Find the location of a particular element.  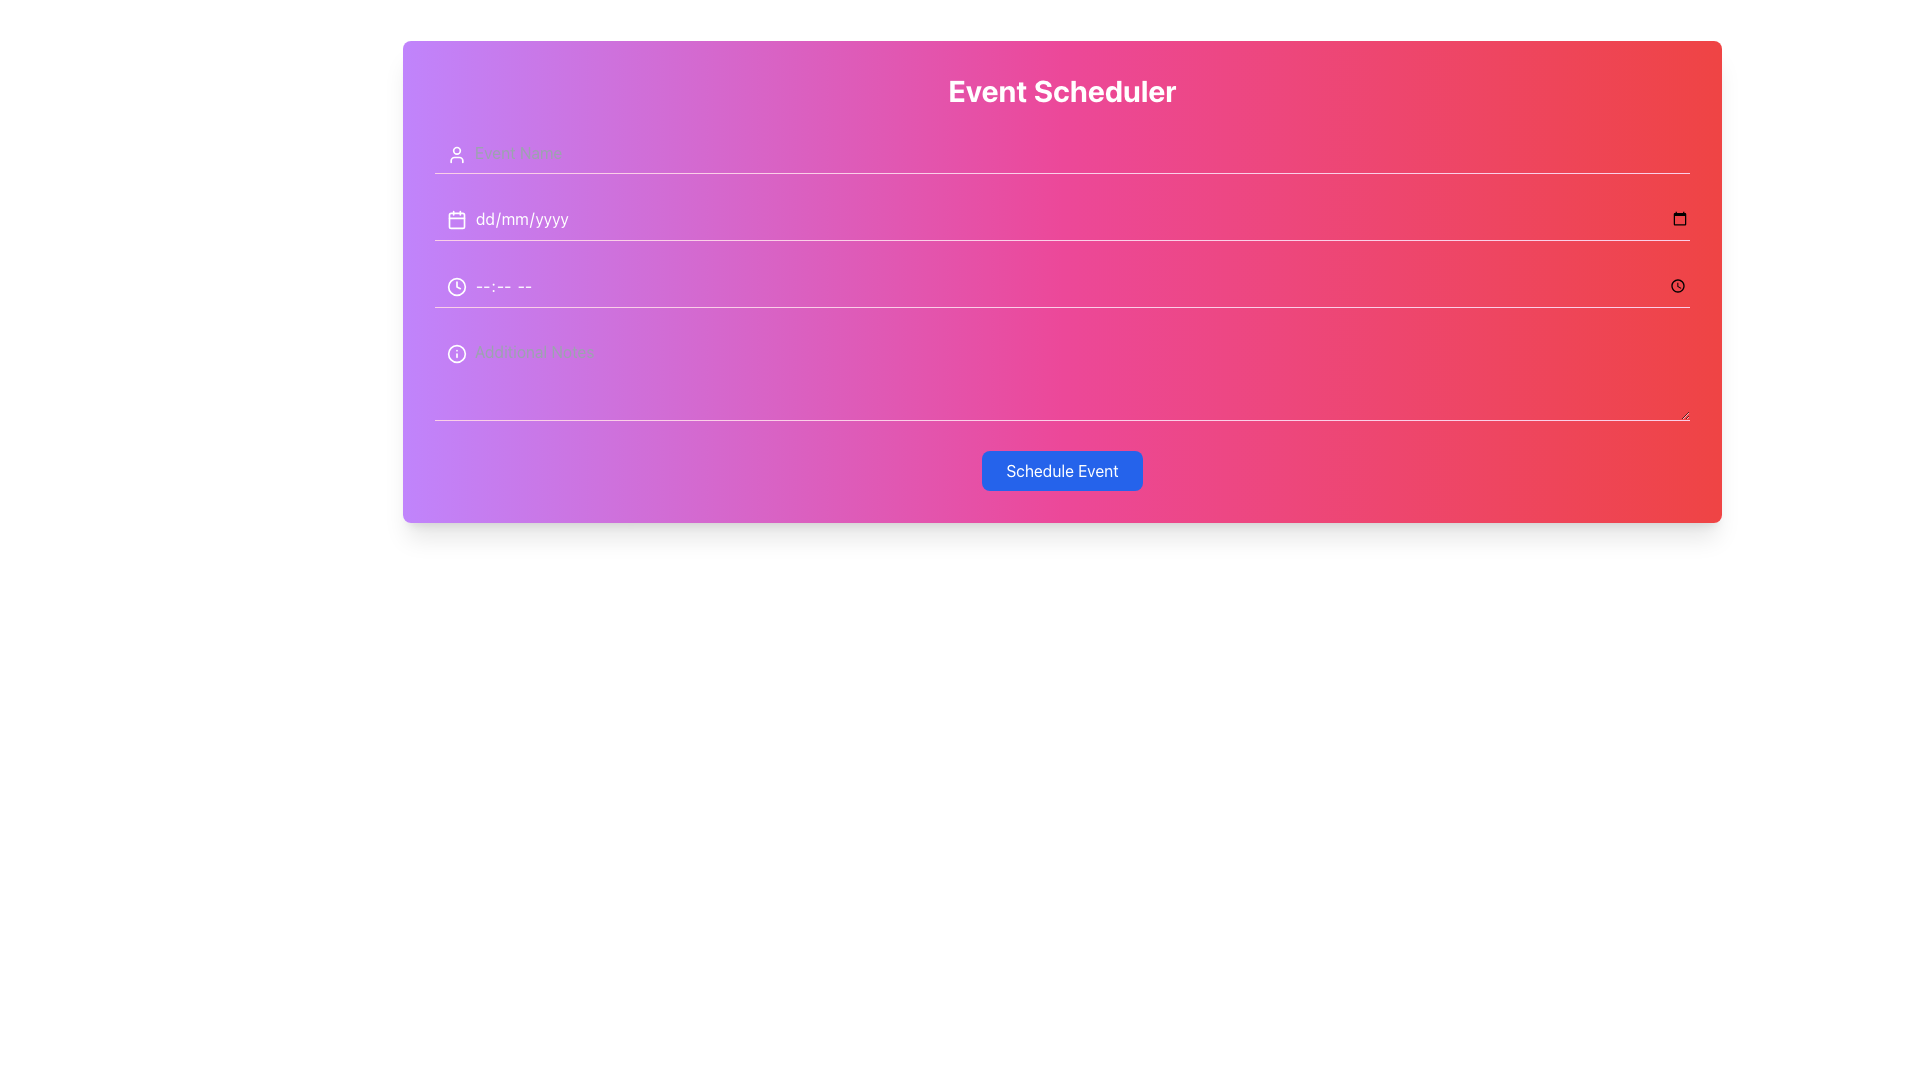

the blue button labeled 'Schedule Event' to observe its hover state is located at coordinates (1061, 470).